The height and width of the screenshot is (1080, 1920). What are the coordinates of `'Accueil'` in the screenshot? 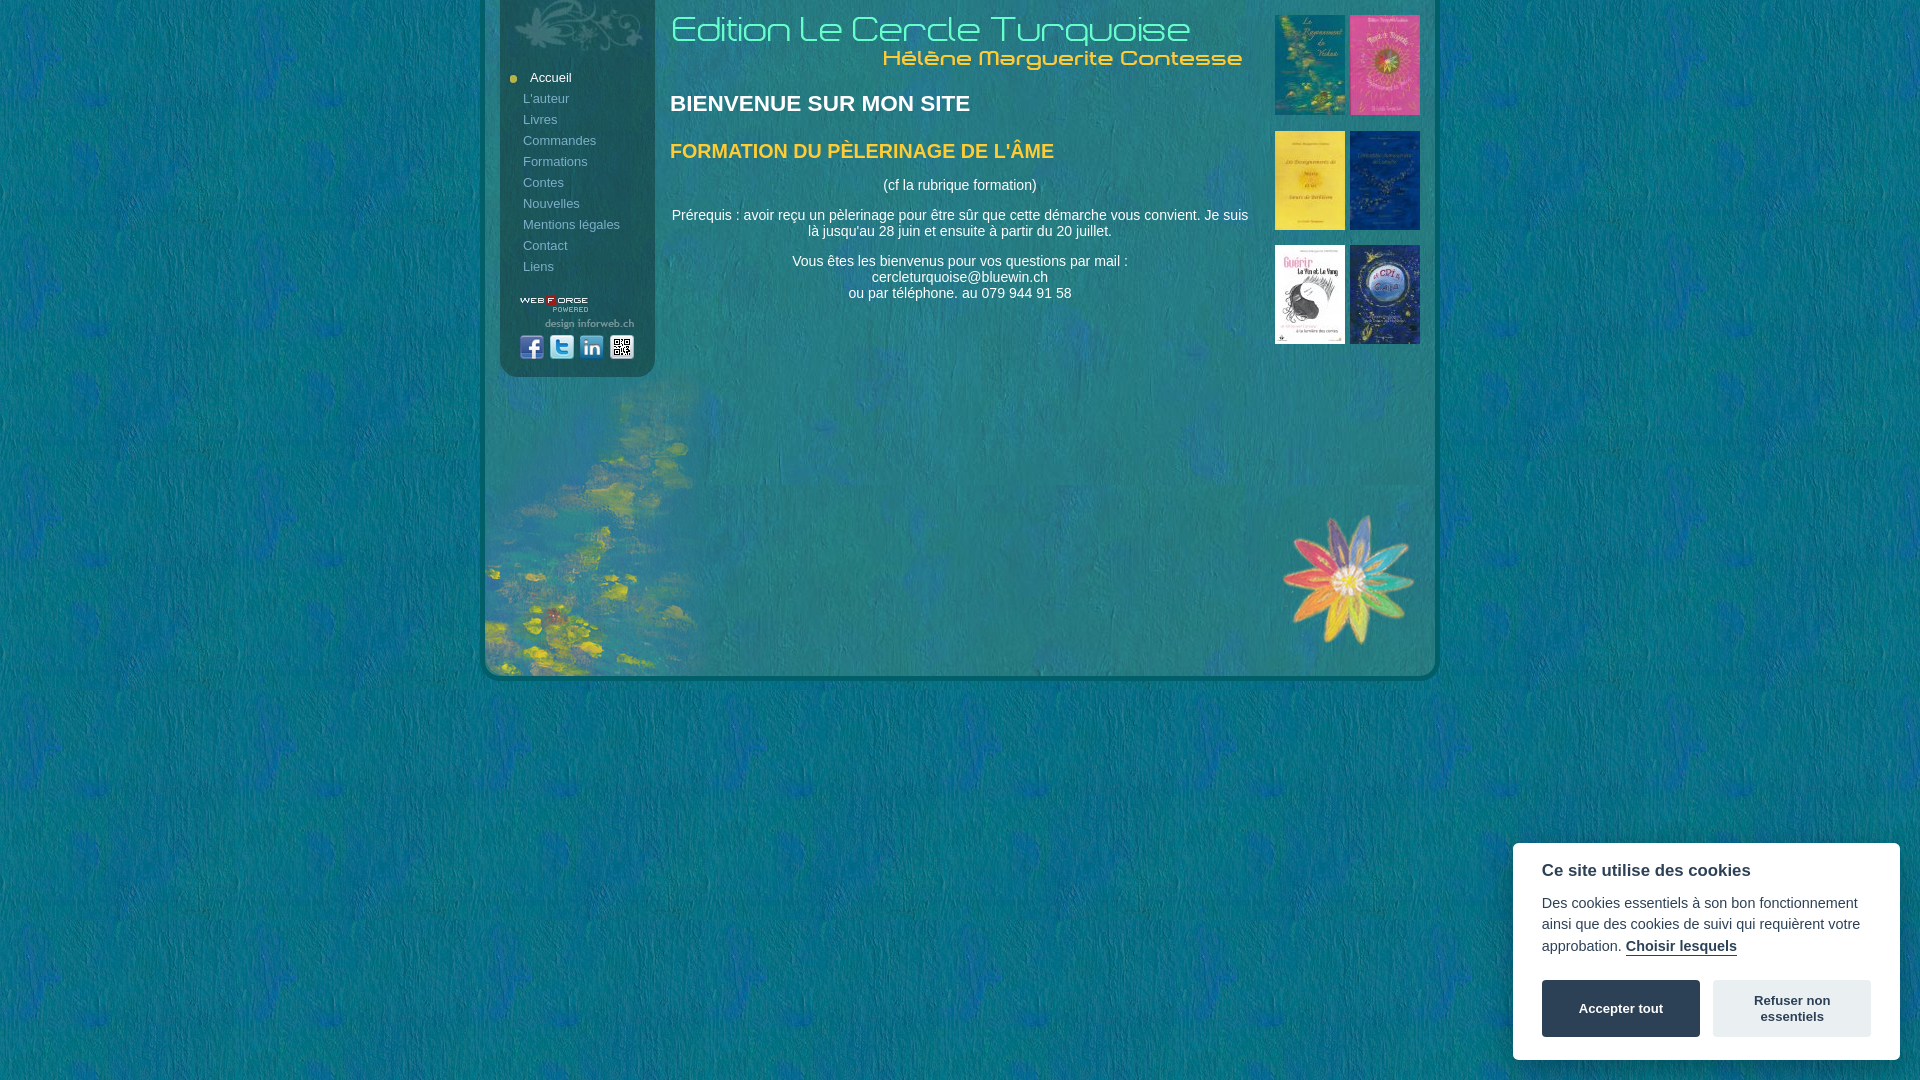 It's located at (578, 76).